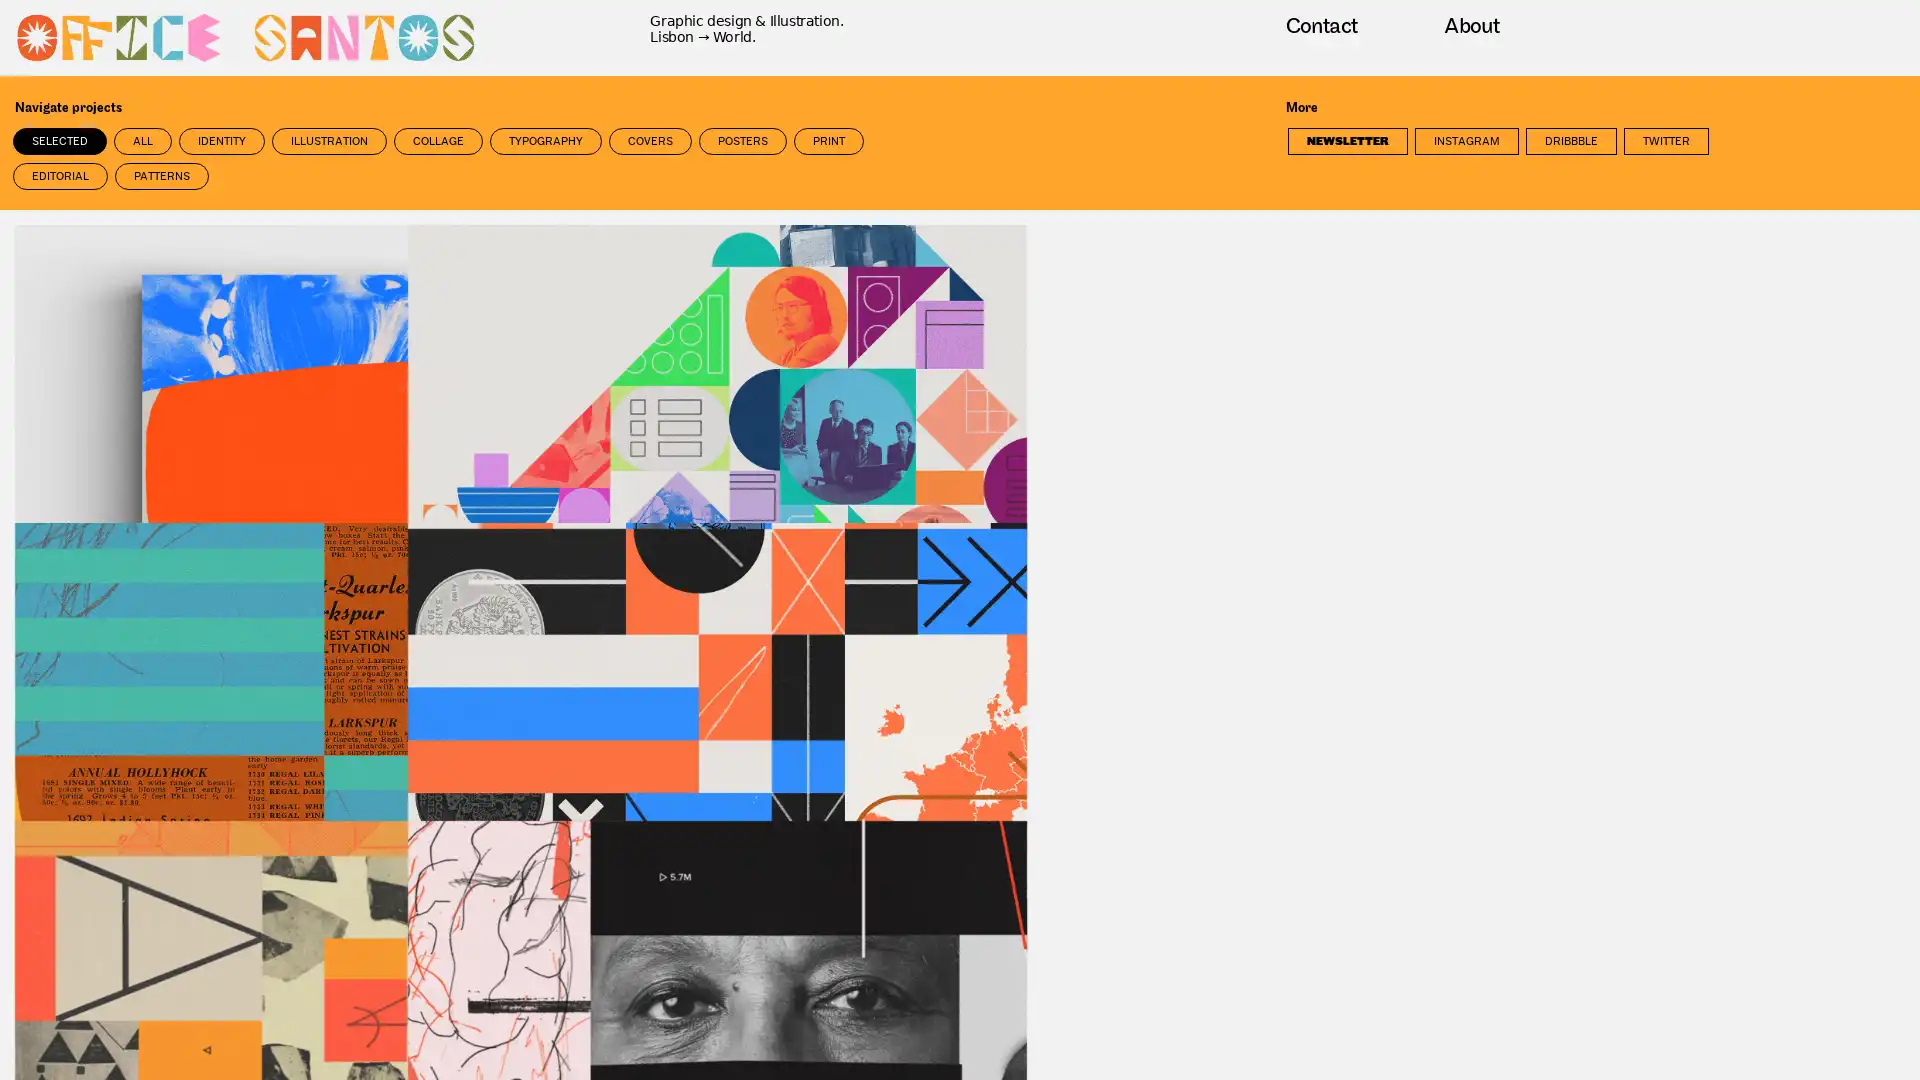  What do you see at coordinates (221, 140) in the screenshot?
I see `IDENTITY` at bounding box center [221, 140].